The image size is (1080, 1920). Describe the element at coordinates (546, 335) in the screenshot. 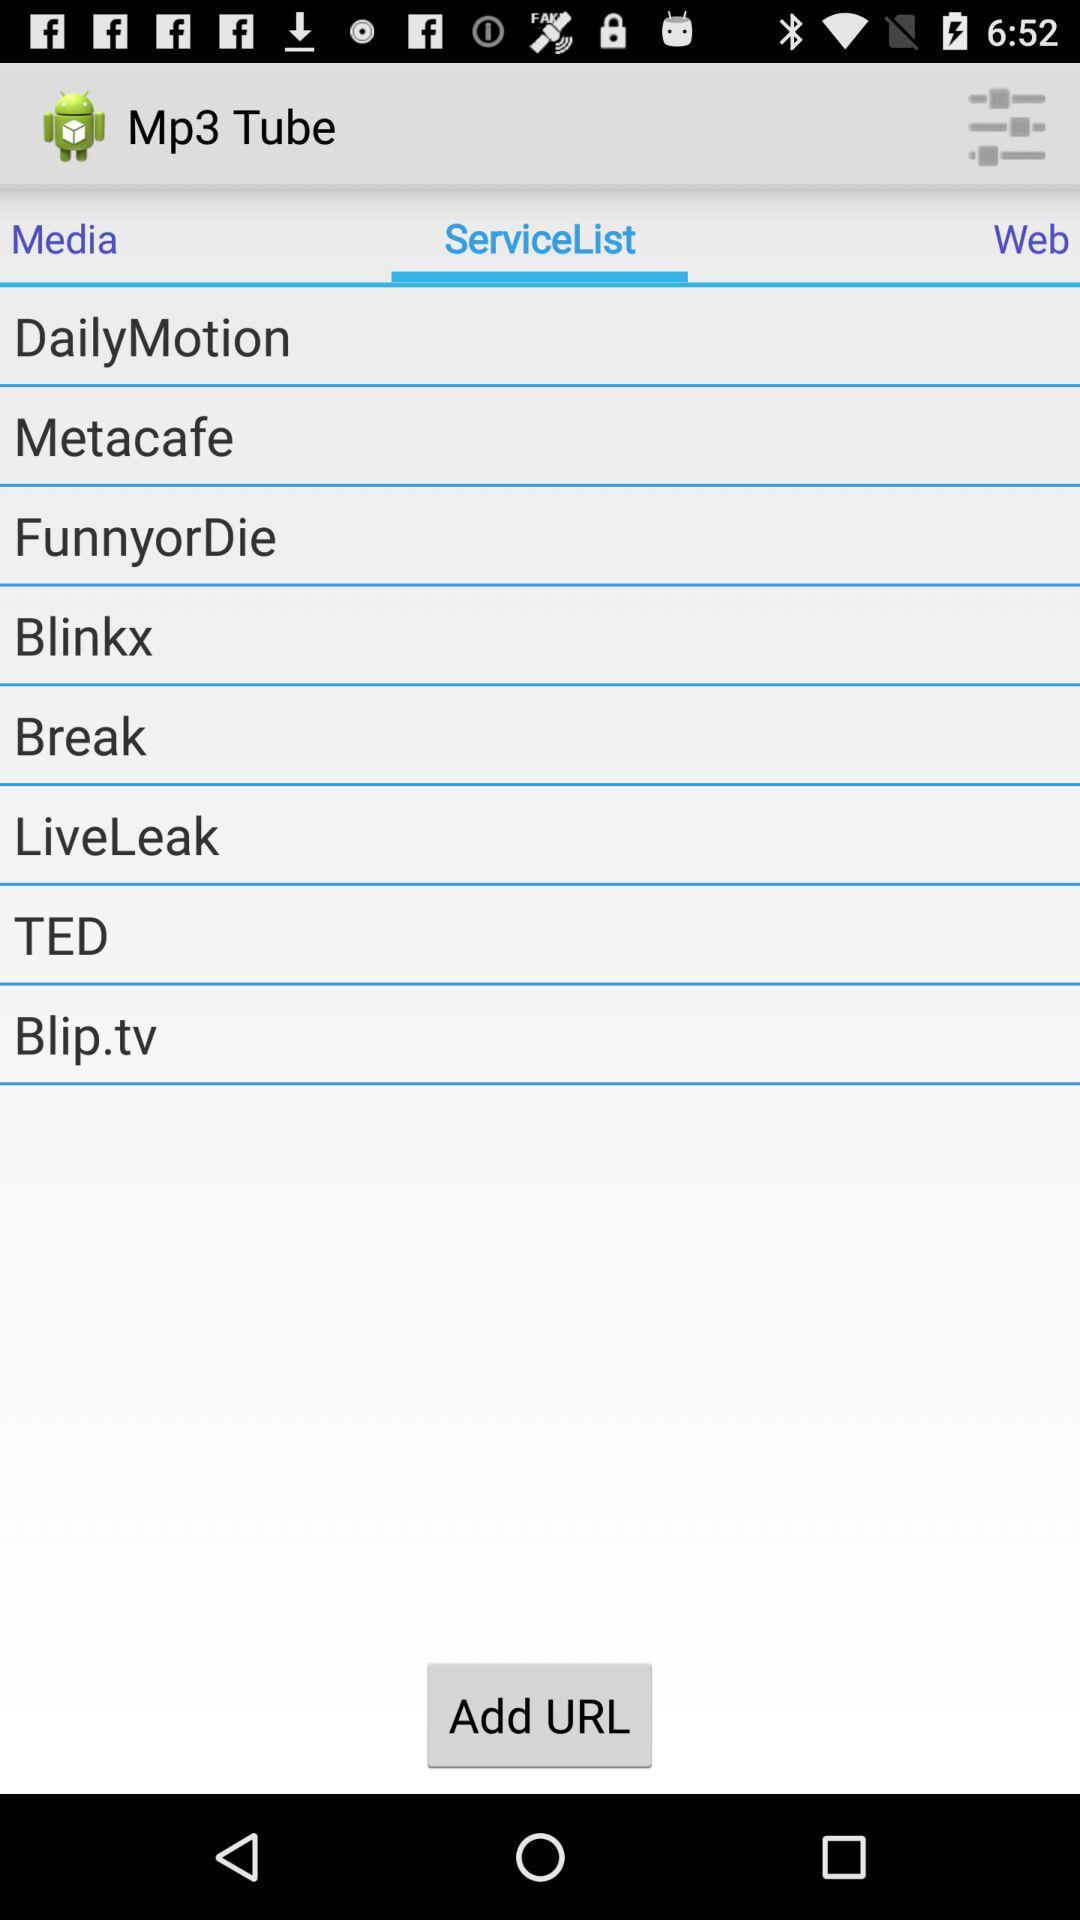

I see `the dailymotion icon` at that location.